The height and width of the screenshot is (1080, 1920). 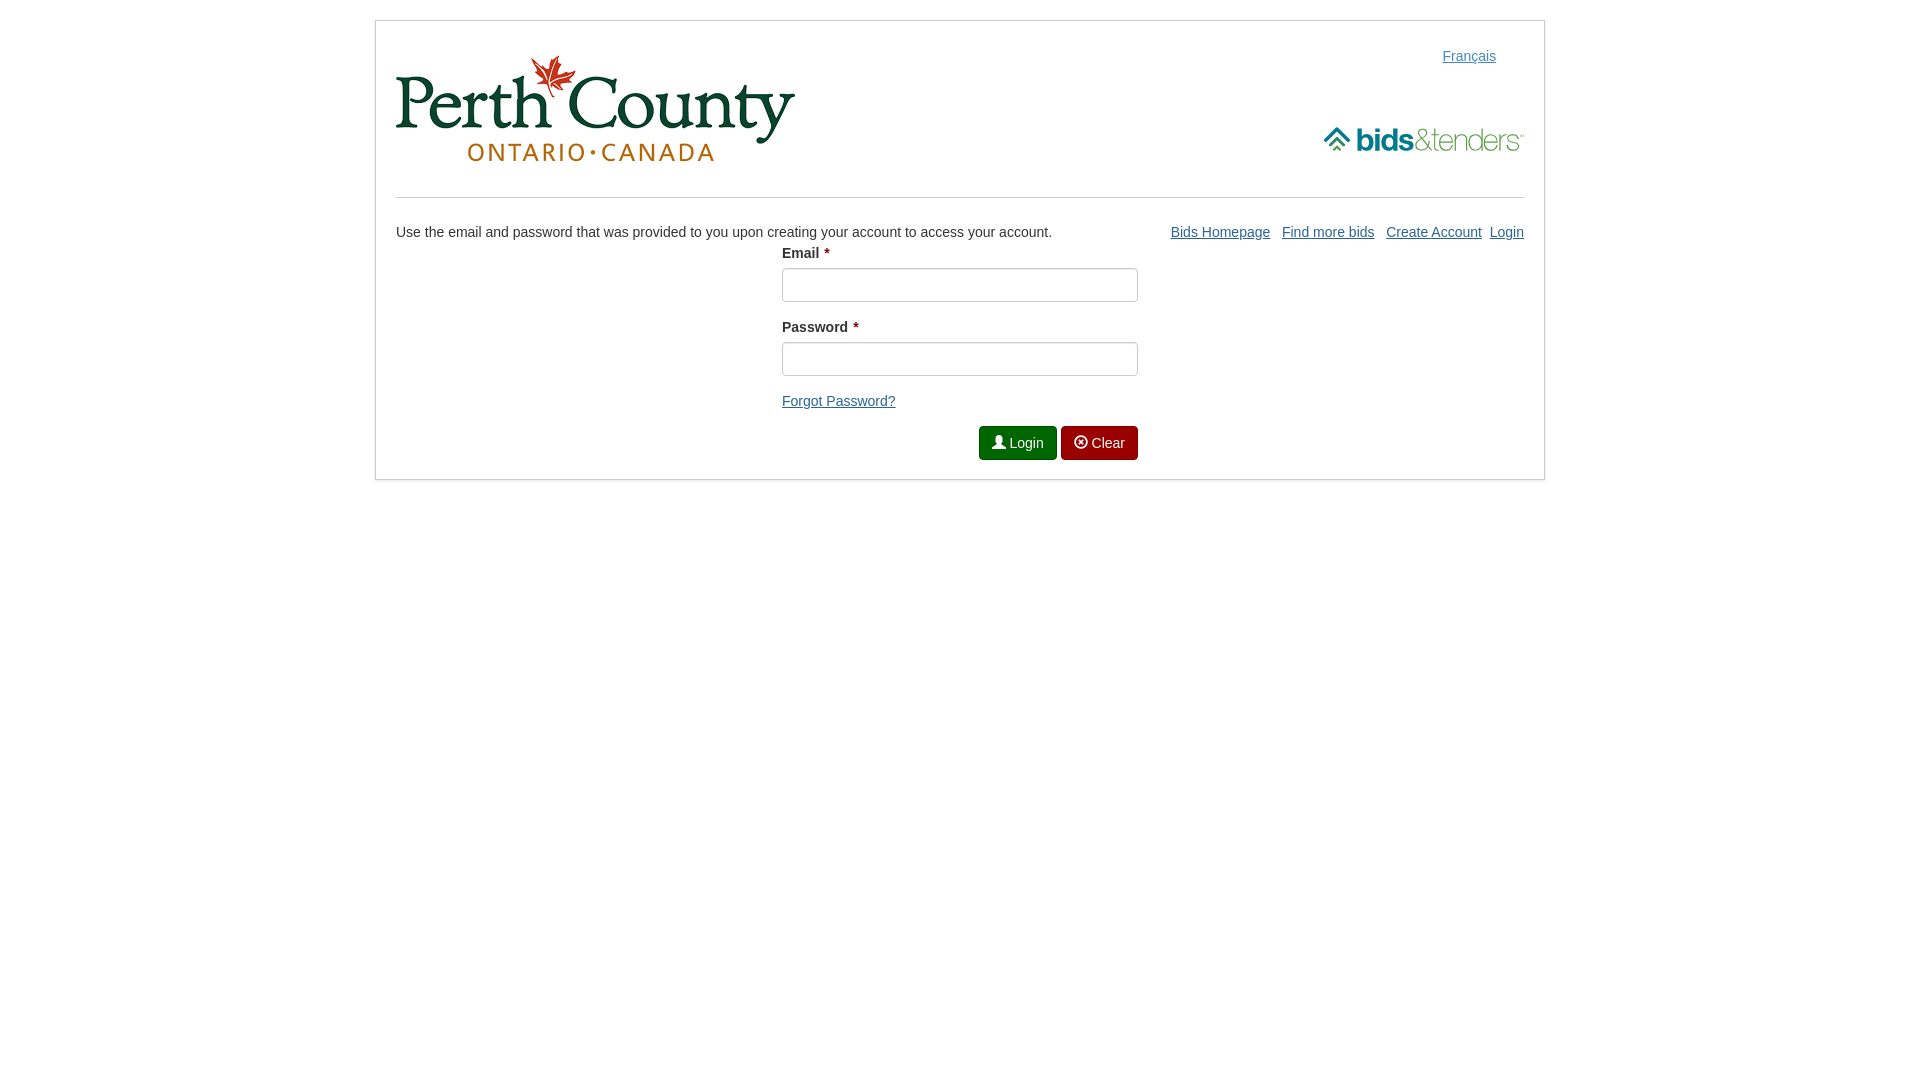 I want to click on 'Open Perth County site in a new window', so click(x=594, y=108).